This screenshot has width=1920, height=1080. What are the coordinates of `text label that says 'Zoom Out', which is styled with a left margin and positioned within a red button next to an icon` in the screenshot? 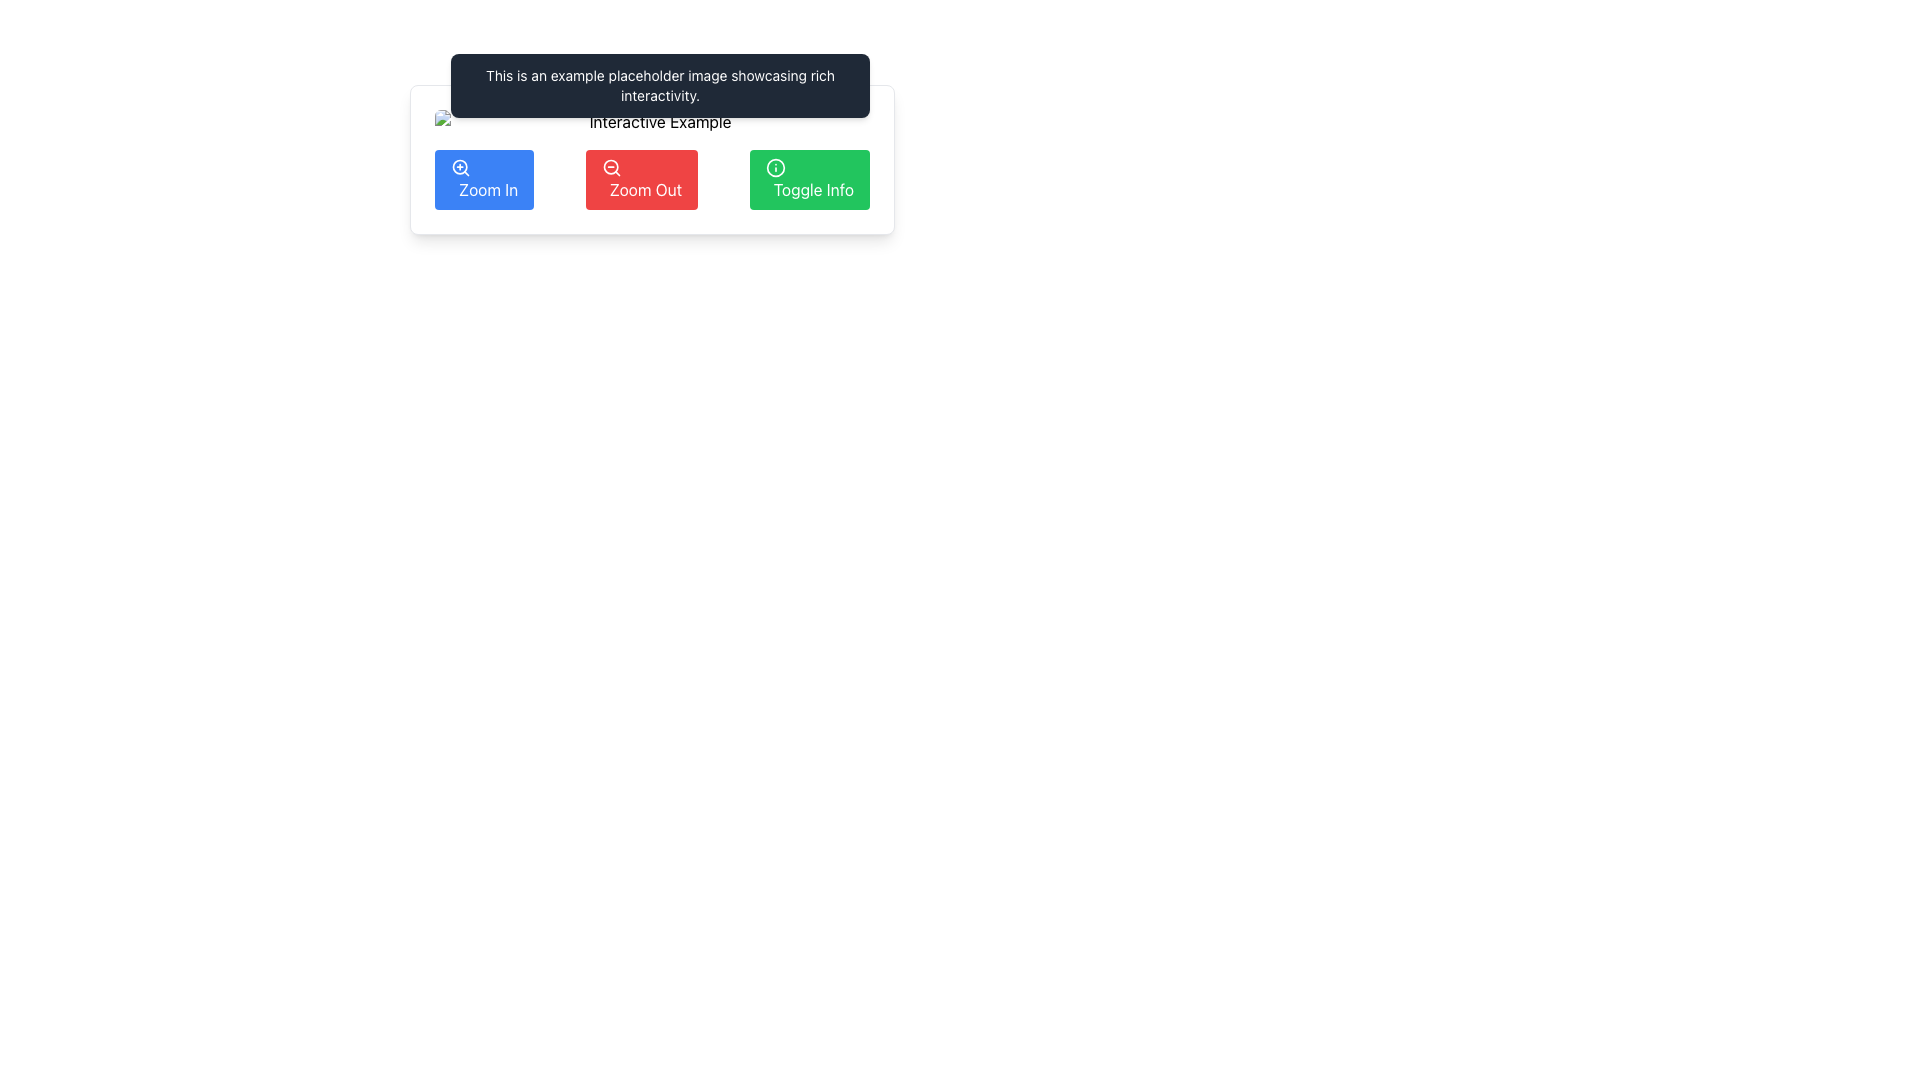 It's located at (645, 189).